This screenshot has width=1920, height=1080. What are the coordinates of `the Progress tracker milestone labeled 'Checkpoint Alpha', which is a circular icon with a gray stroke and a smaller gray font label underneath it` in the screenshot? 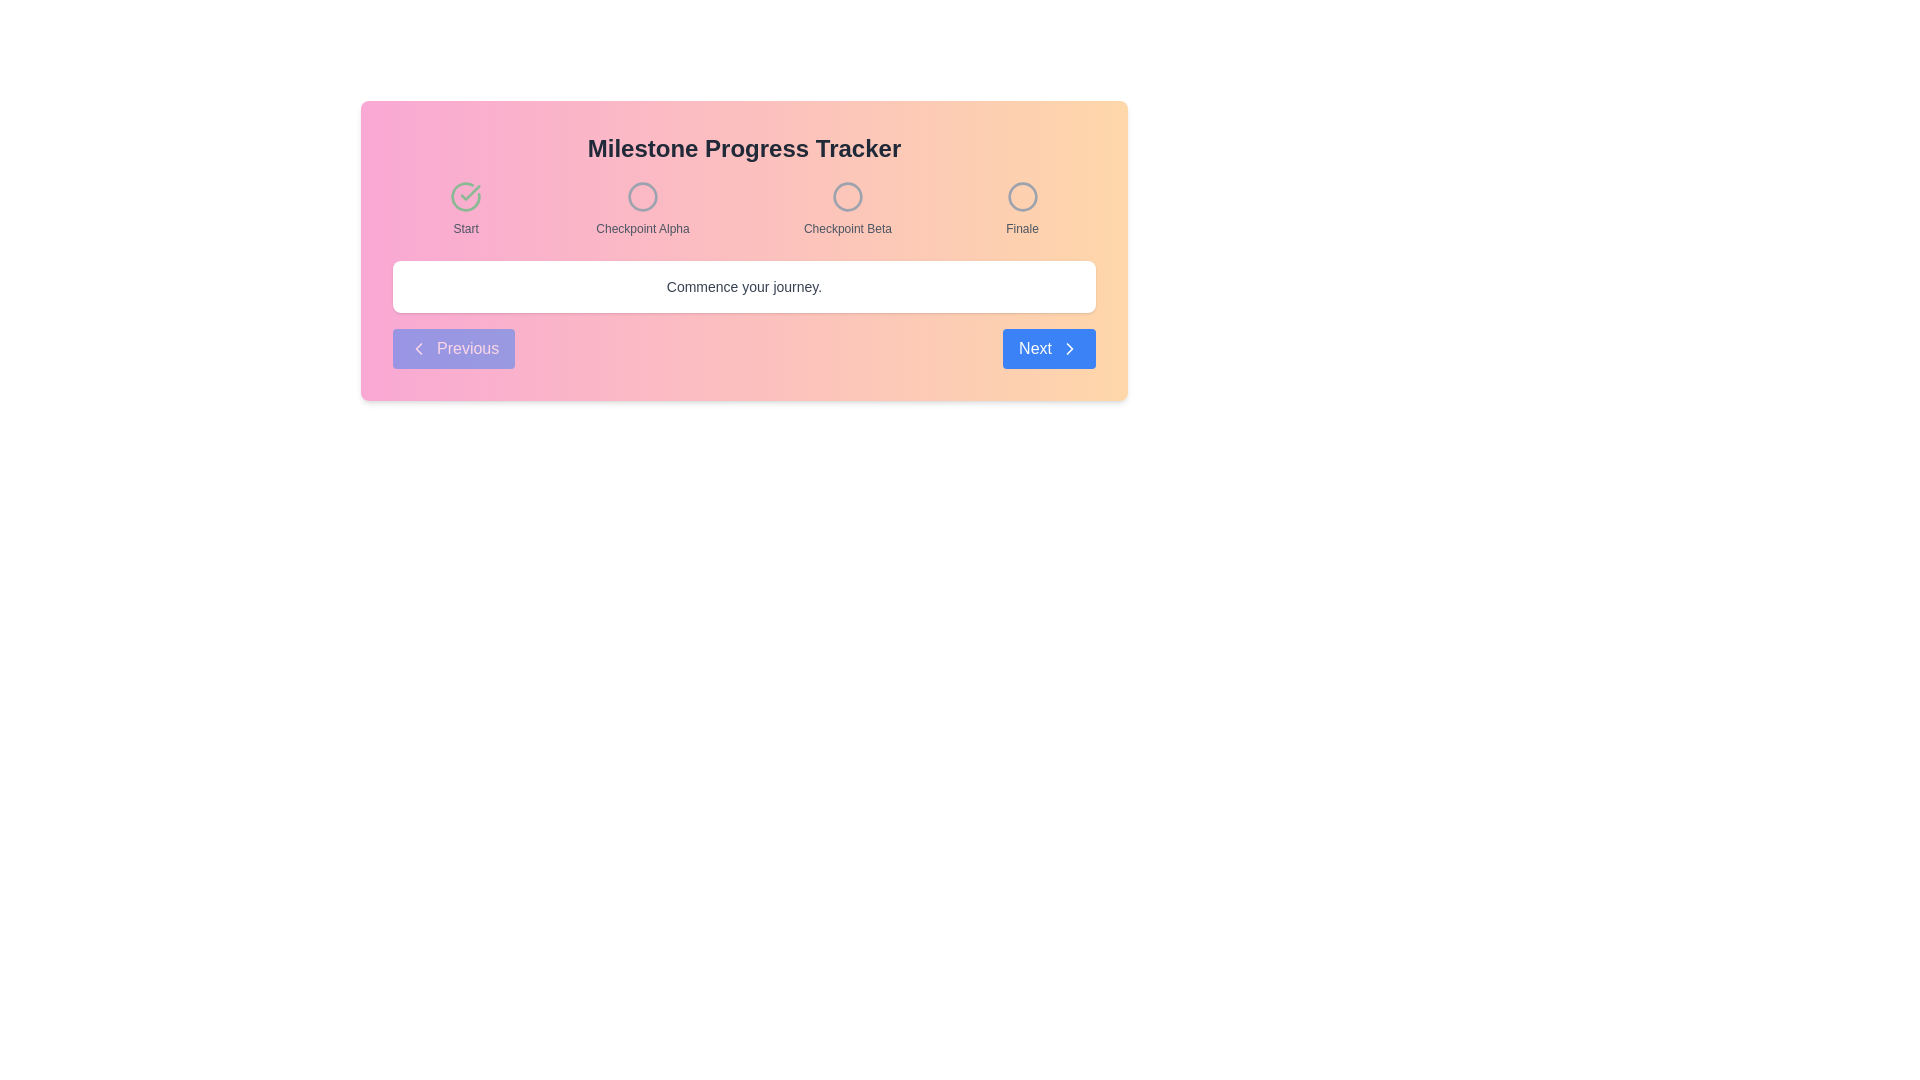 It's located at (643, 208).